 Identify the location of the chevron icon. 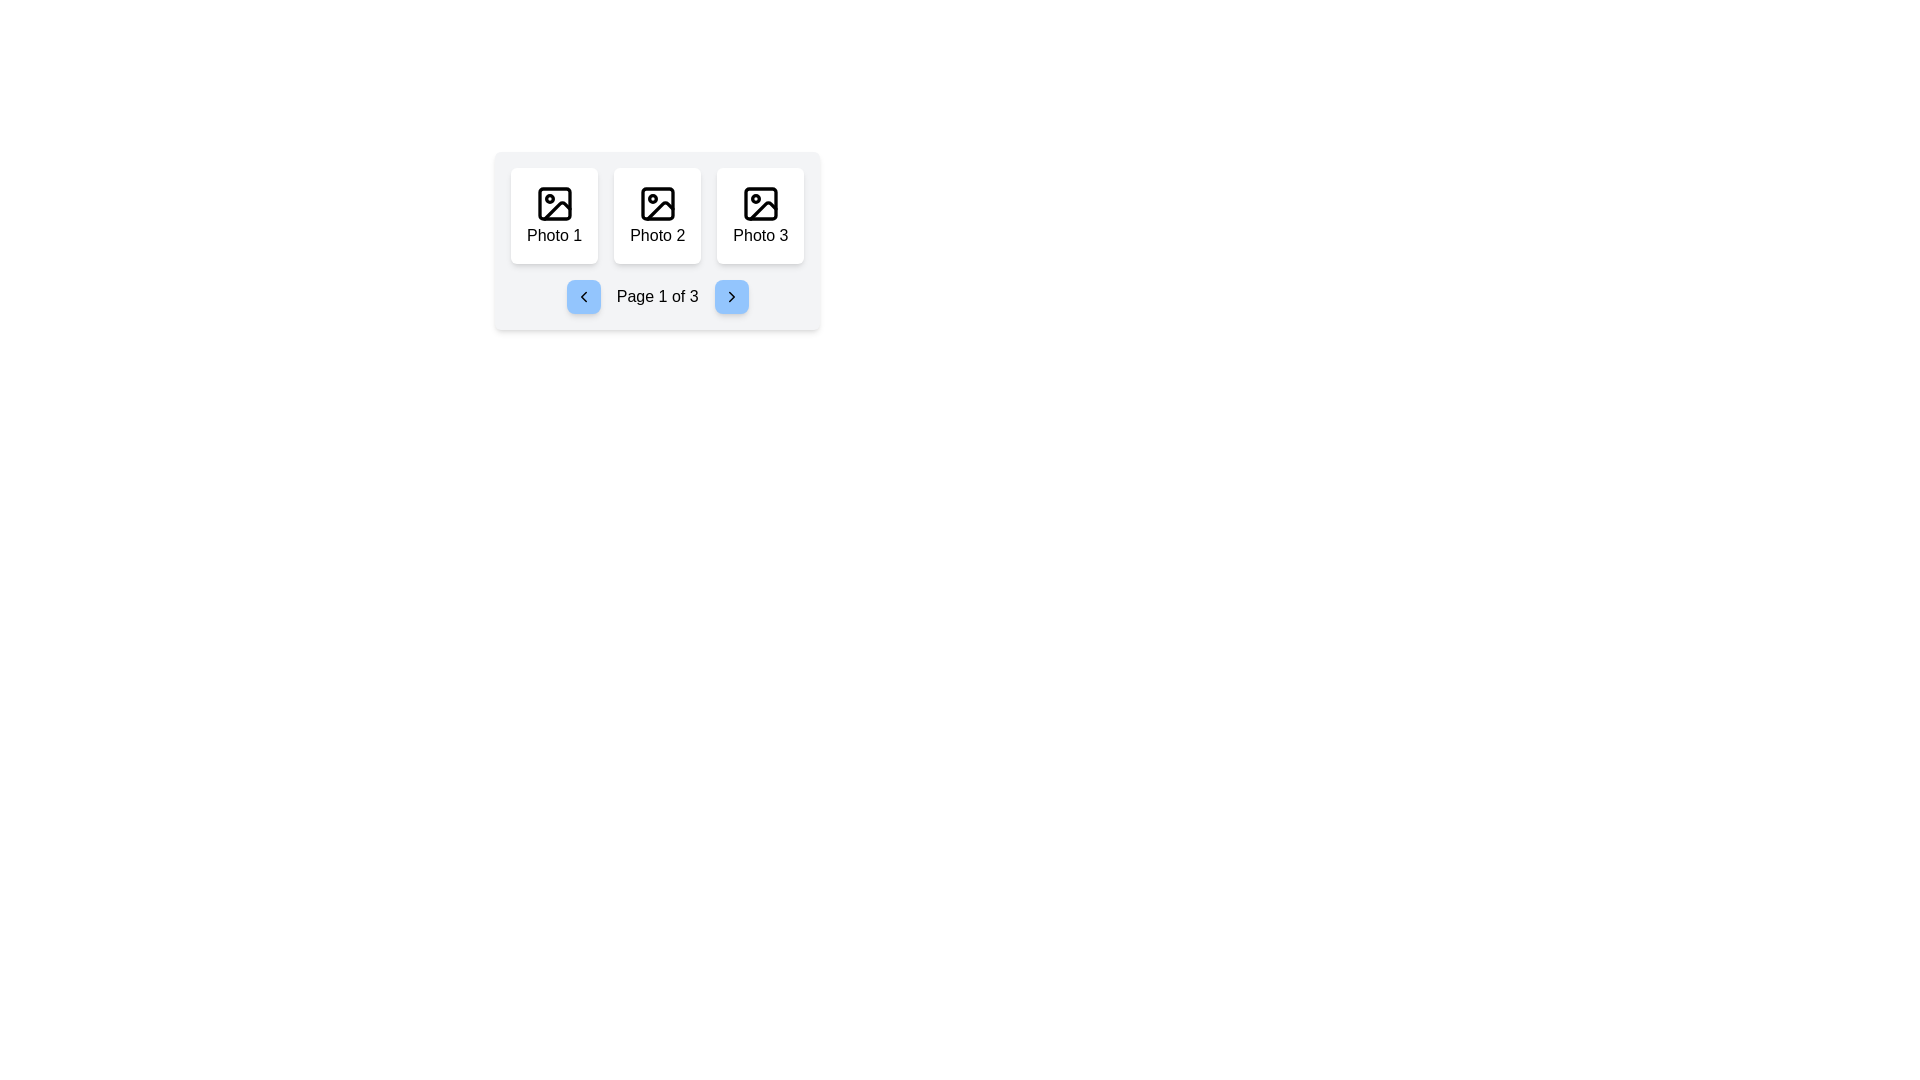
(582, 297).